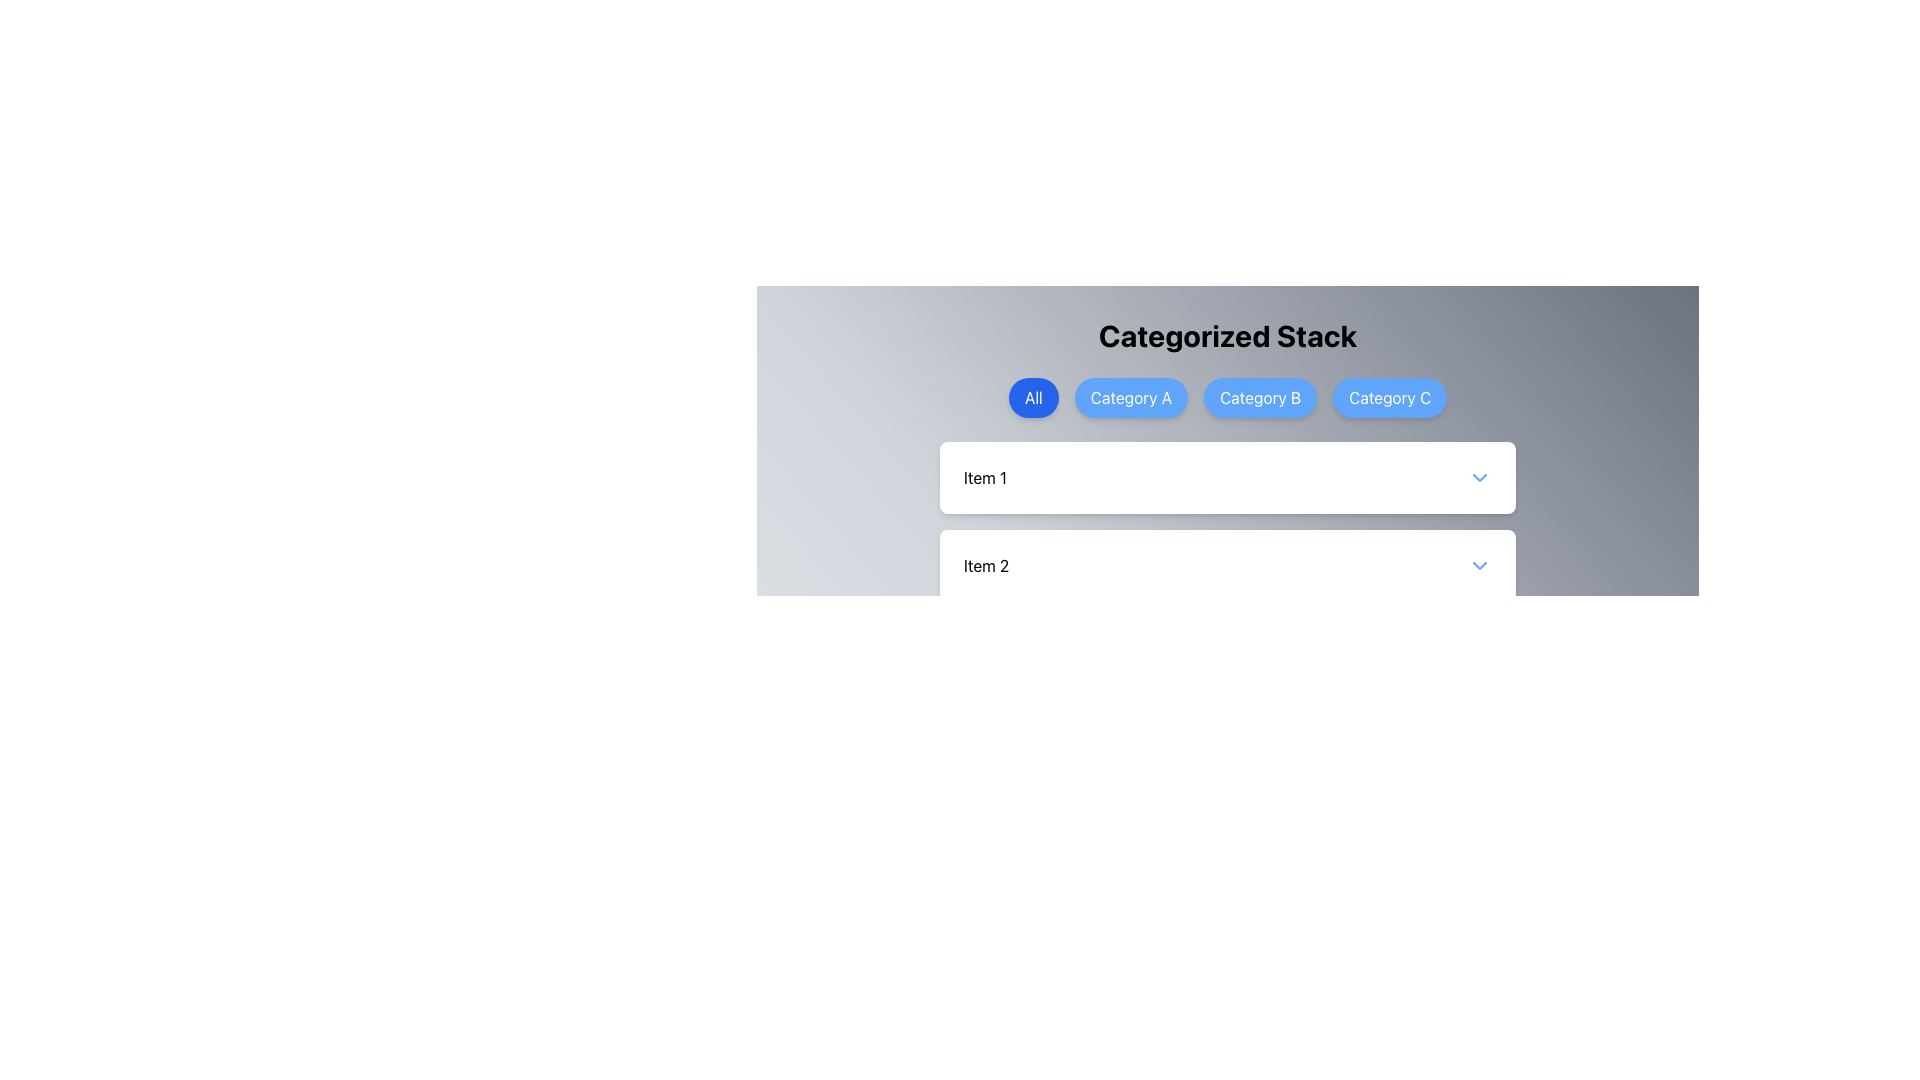  I want to click on the 'Category A' button, the second button in the group of four, so click(1131, 397).